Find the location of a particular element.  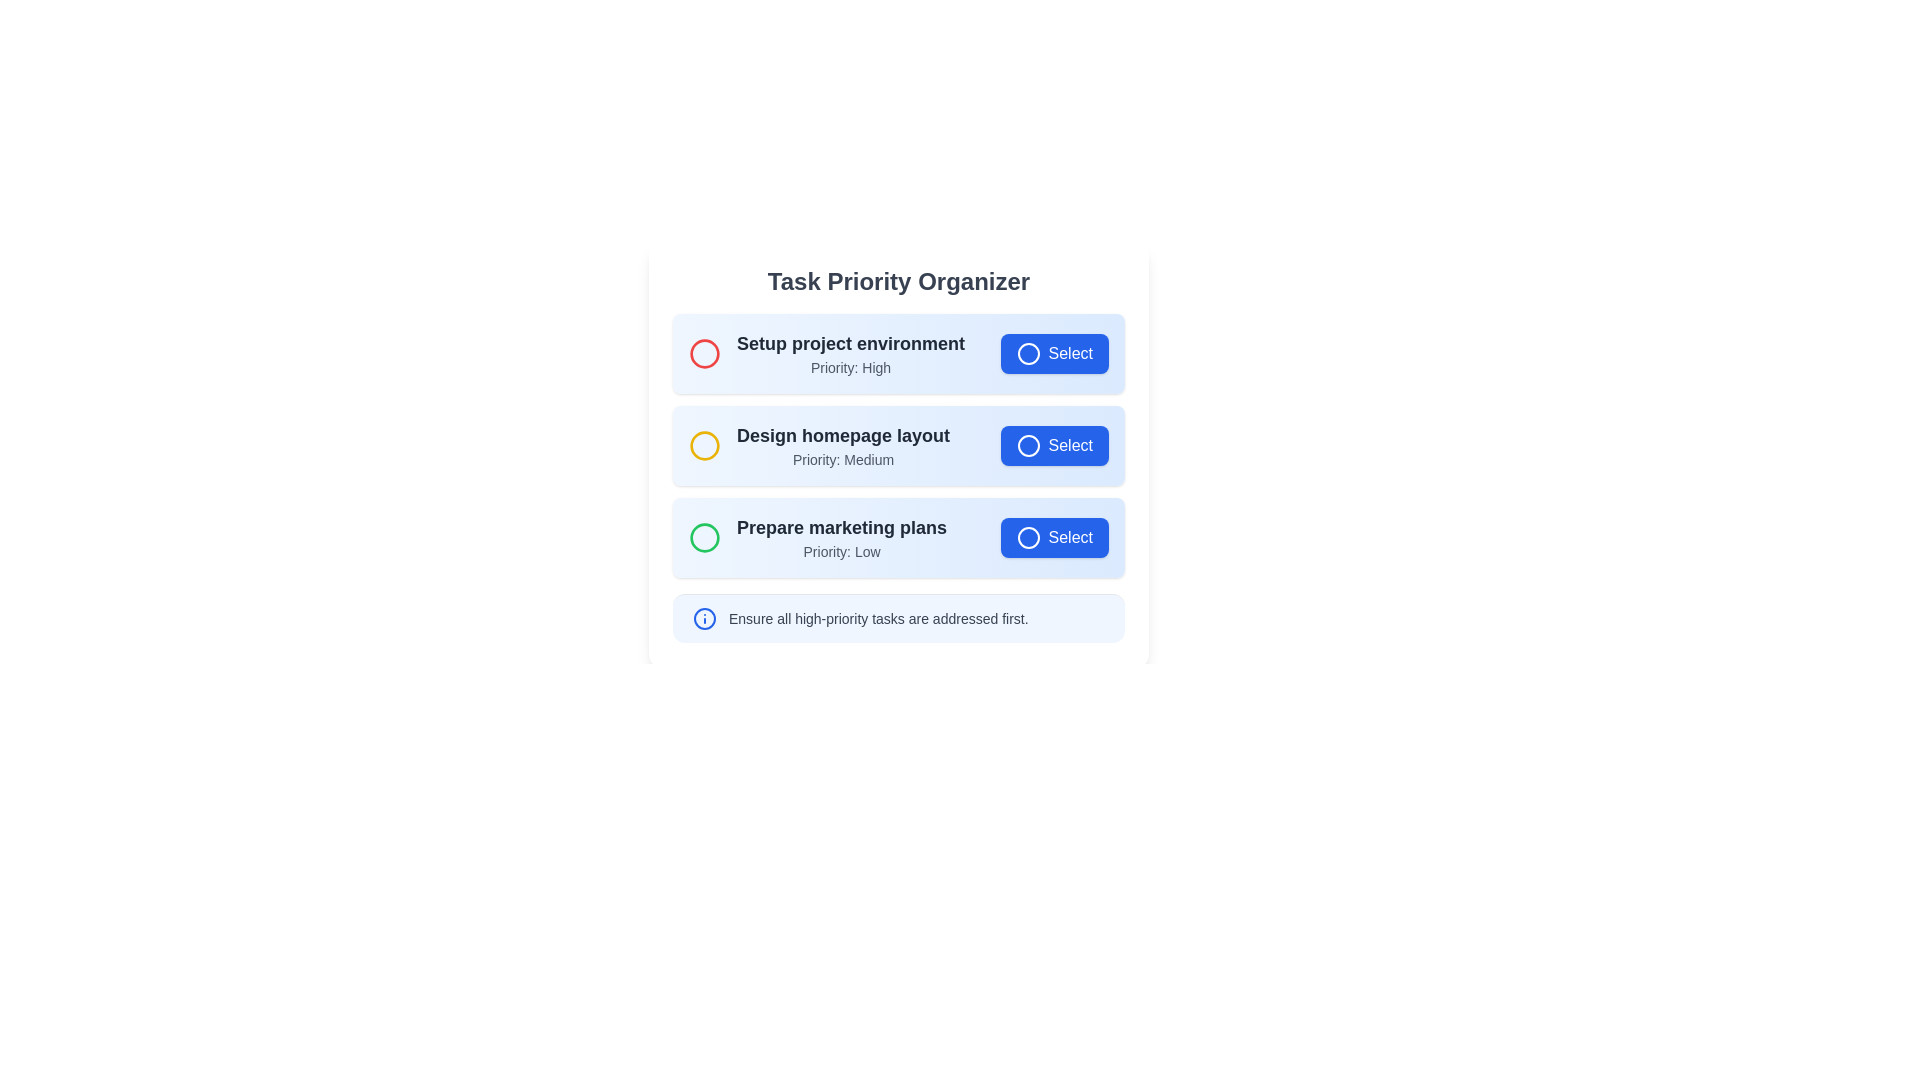

text content of the Text Label displaying 'Priority: High', which is located directly below the title 'Setup project environment' in the 'Task Priority Organizer' interface is located at coordinates (850, 367).